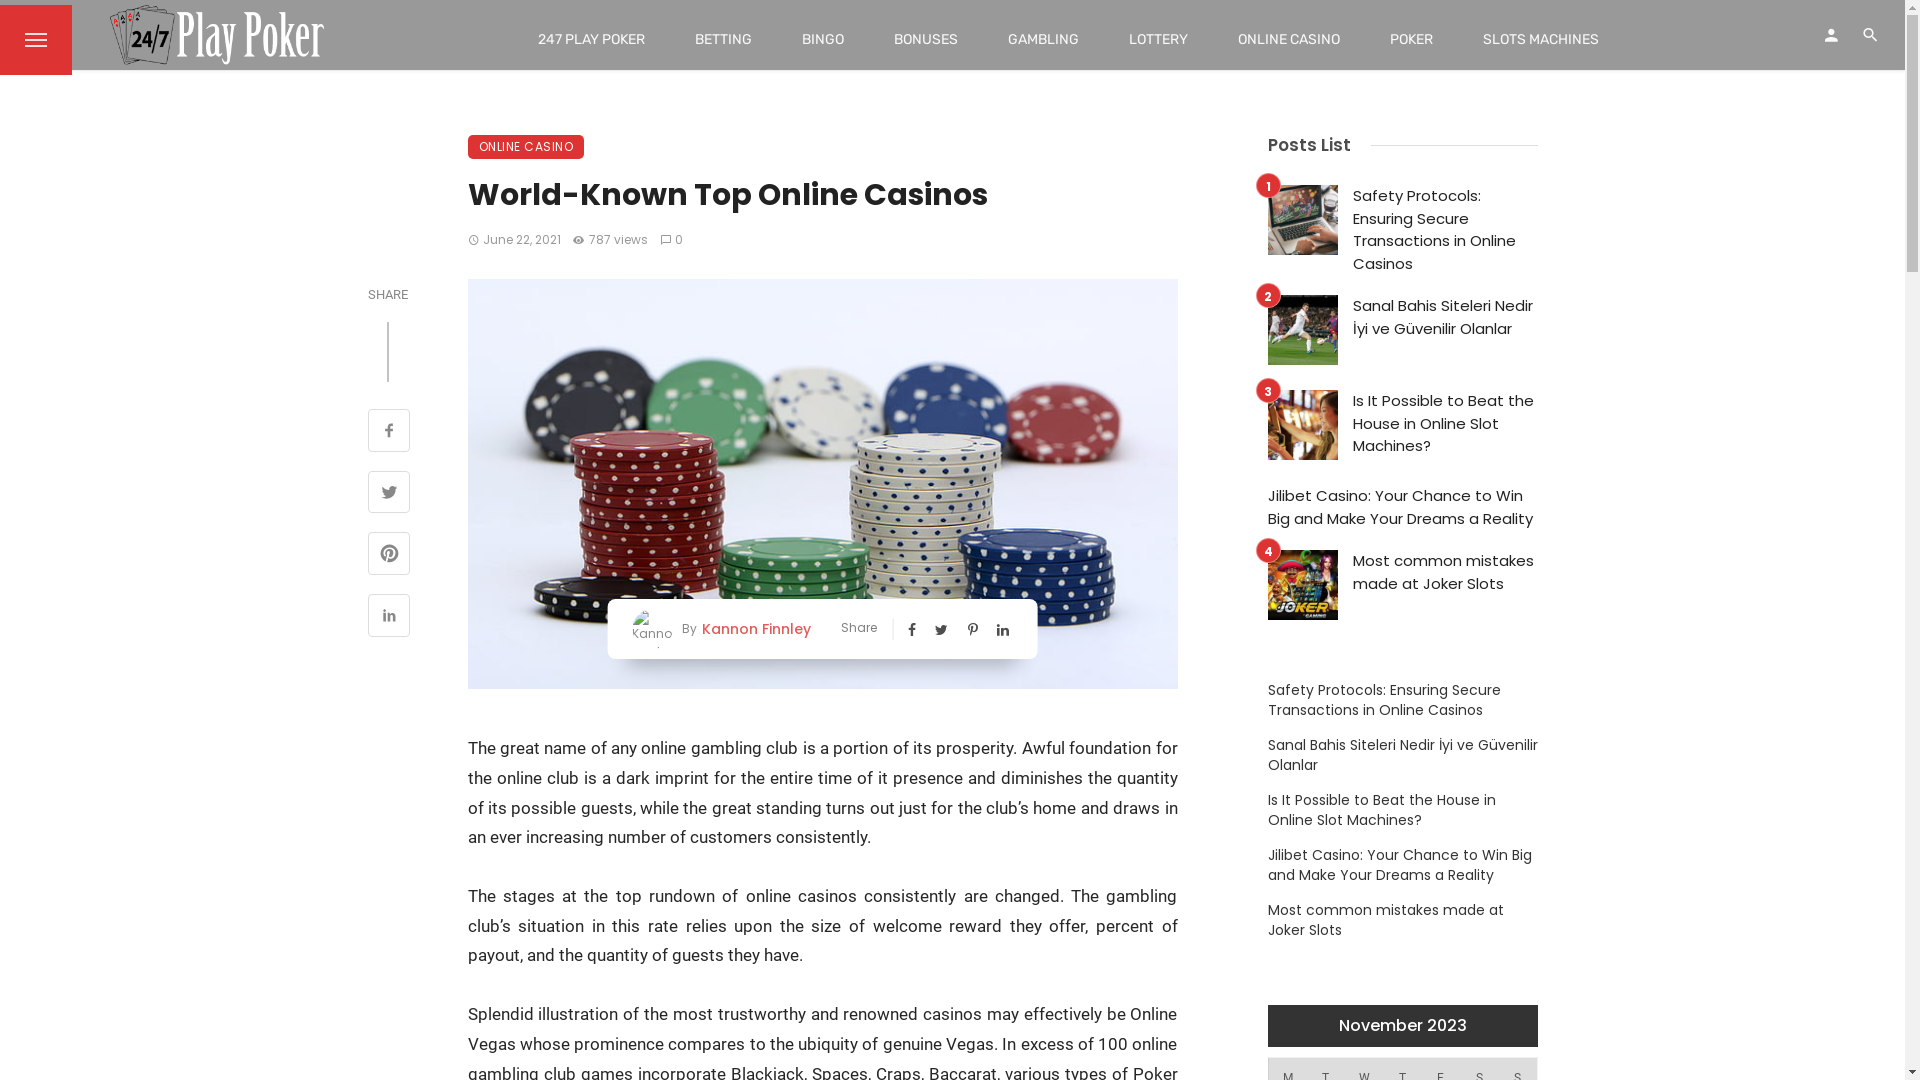 This screenshot has height=1080, width=1920. What do you see at coordinates (1212, 39) in the screenshot?
I see `'ONLINE CASINO'` at bounding box center [1212, 39].